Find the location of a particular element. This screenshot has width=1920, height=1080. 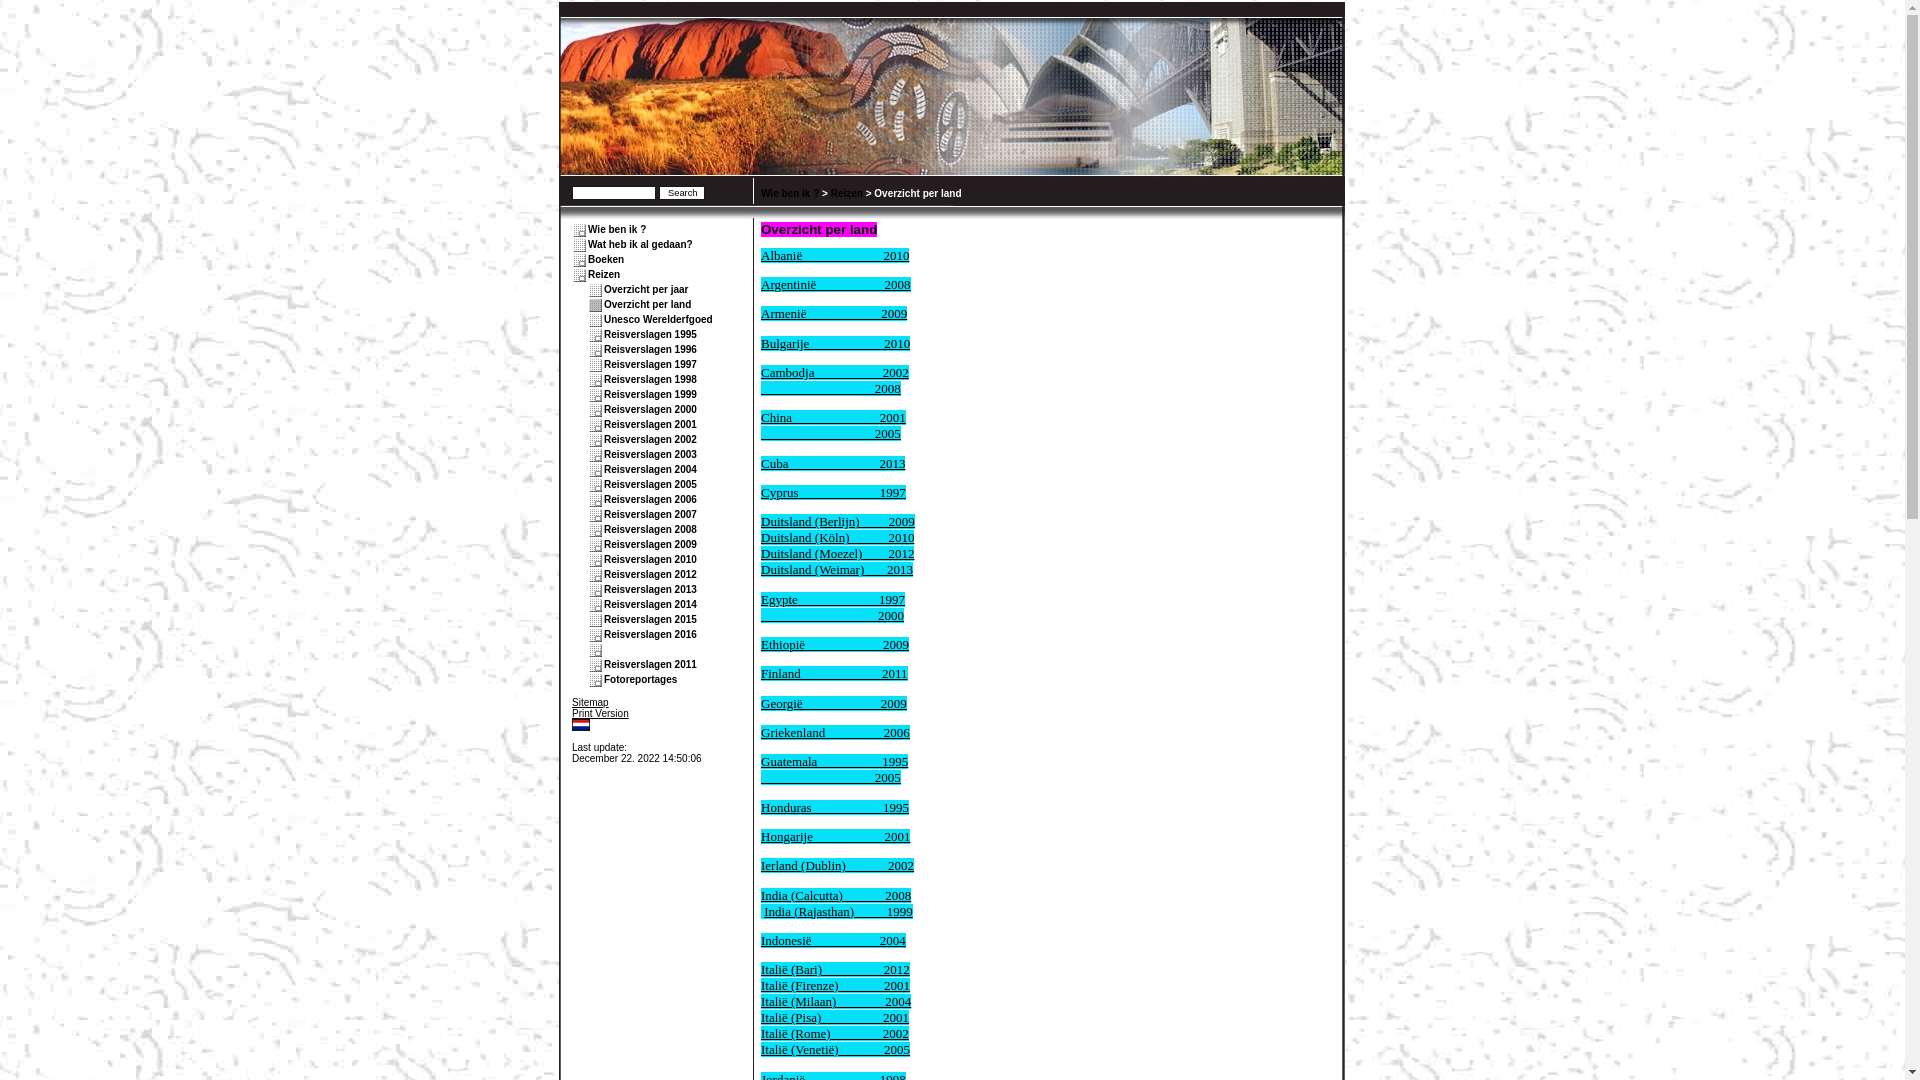

'Reisverslagen 2011' is located at coordinates (603, 664).